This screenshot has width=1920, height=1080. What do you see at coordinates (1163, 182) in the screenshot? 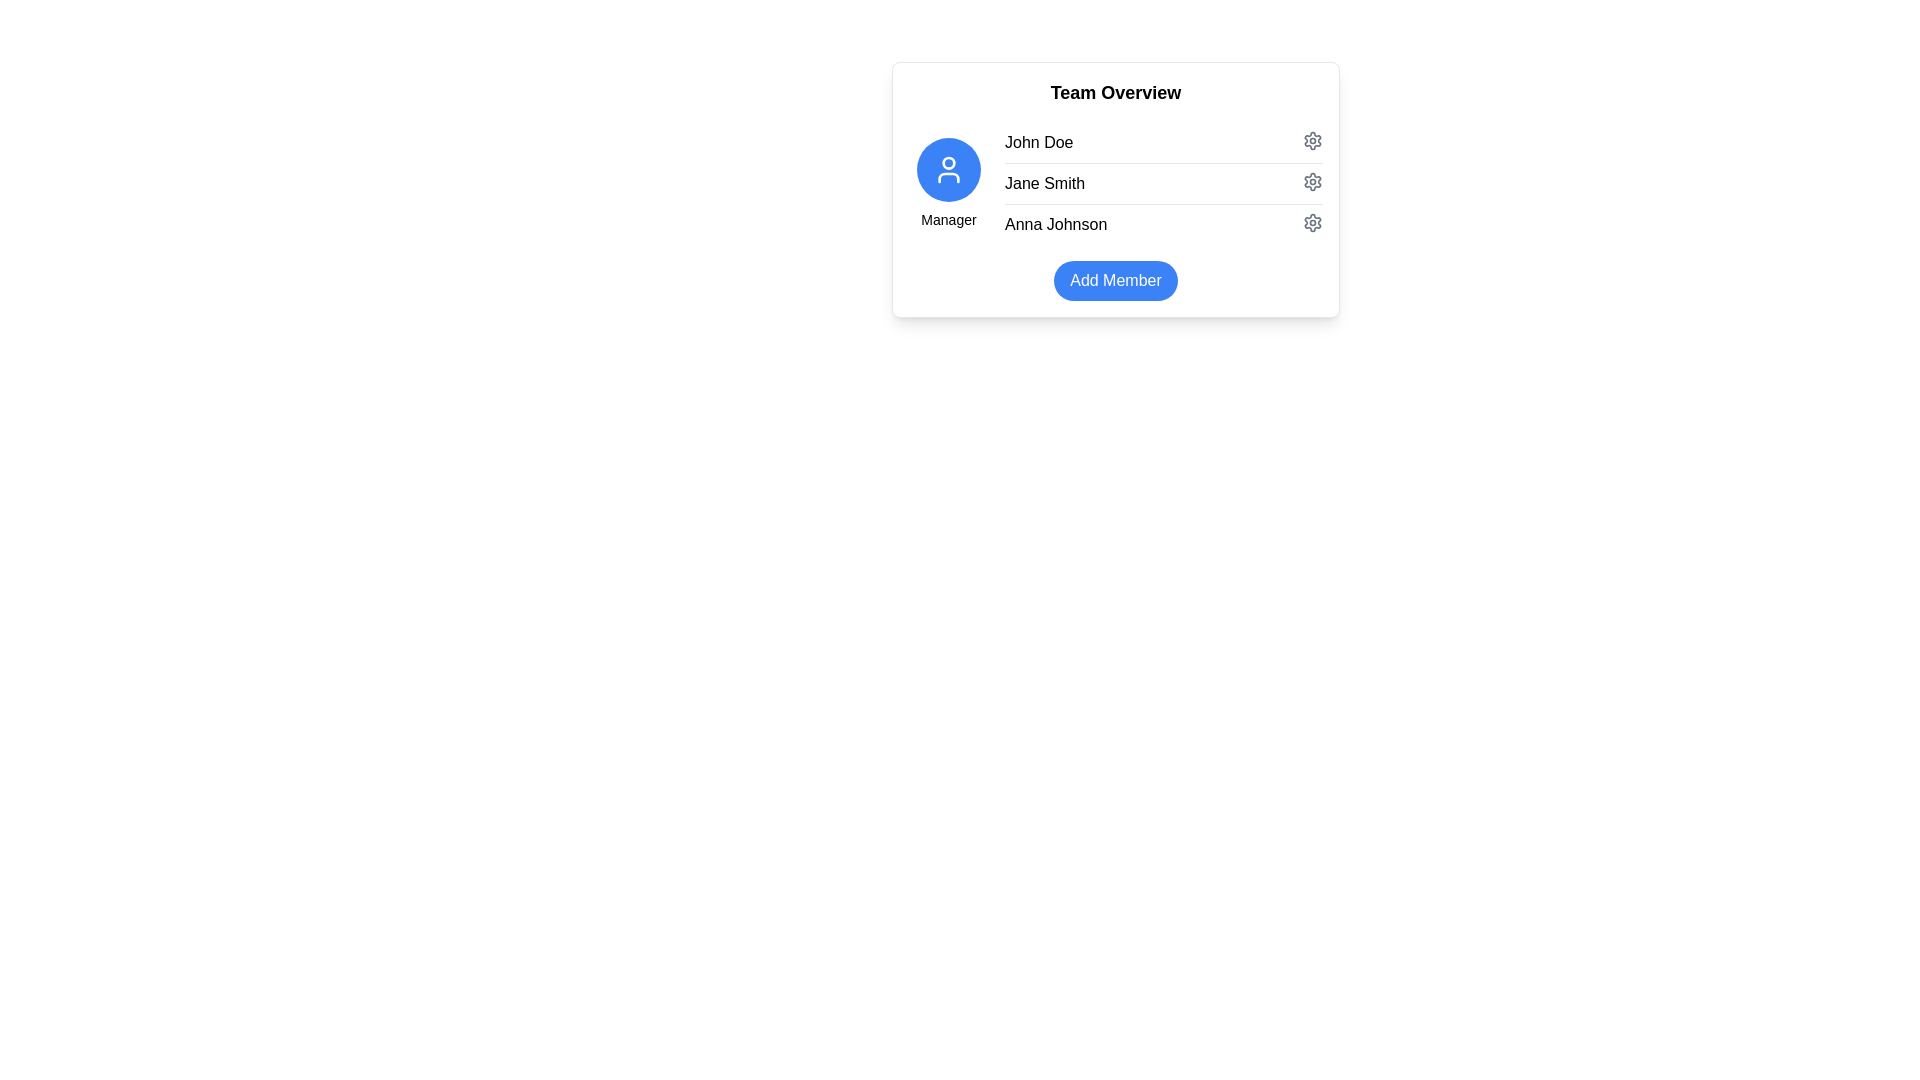
I see `the second item in the vertical list that displays identifying information, located between 'John Doe' and 'Anna Johnson'` at bounding box center [1163, 182].